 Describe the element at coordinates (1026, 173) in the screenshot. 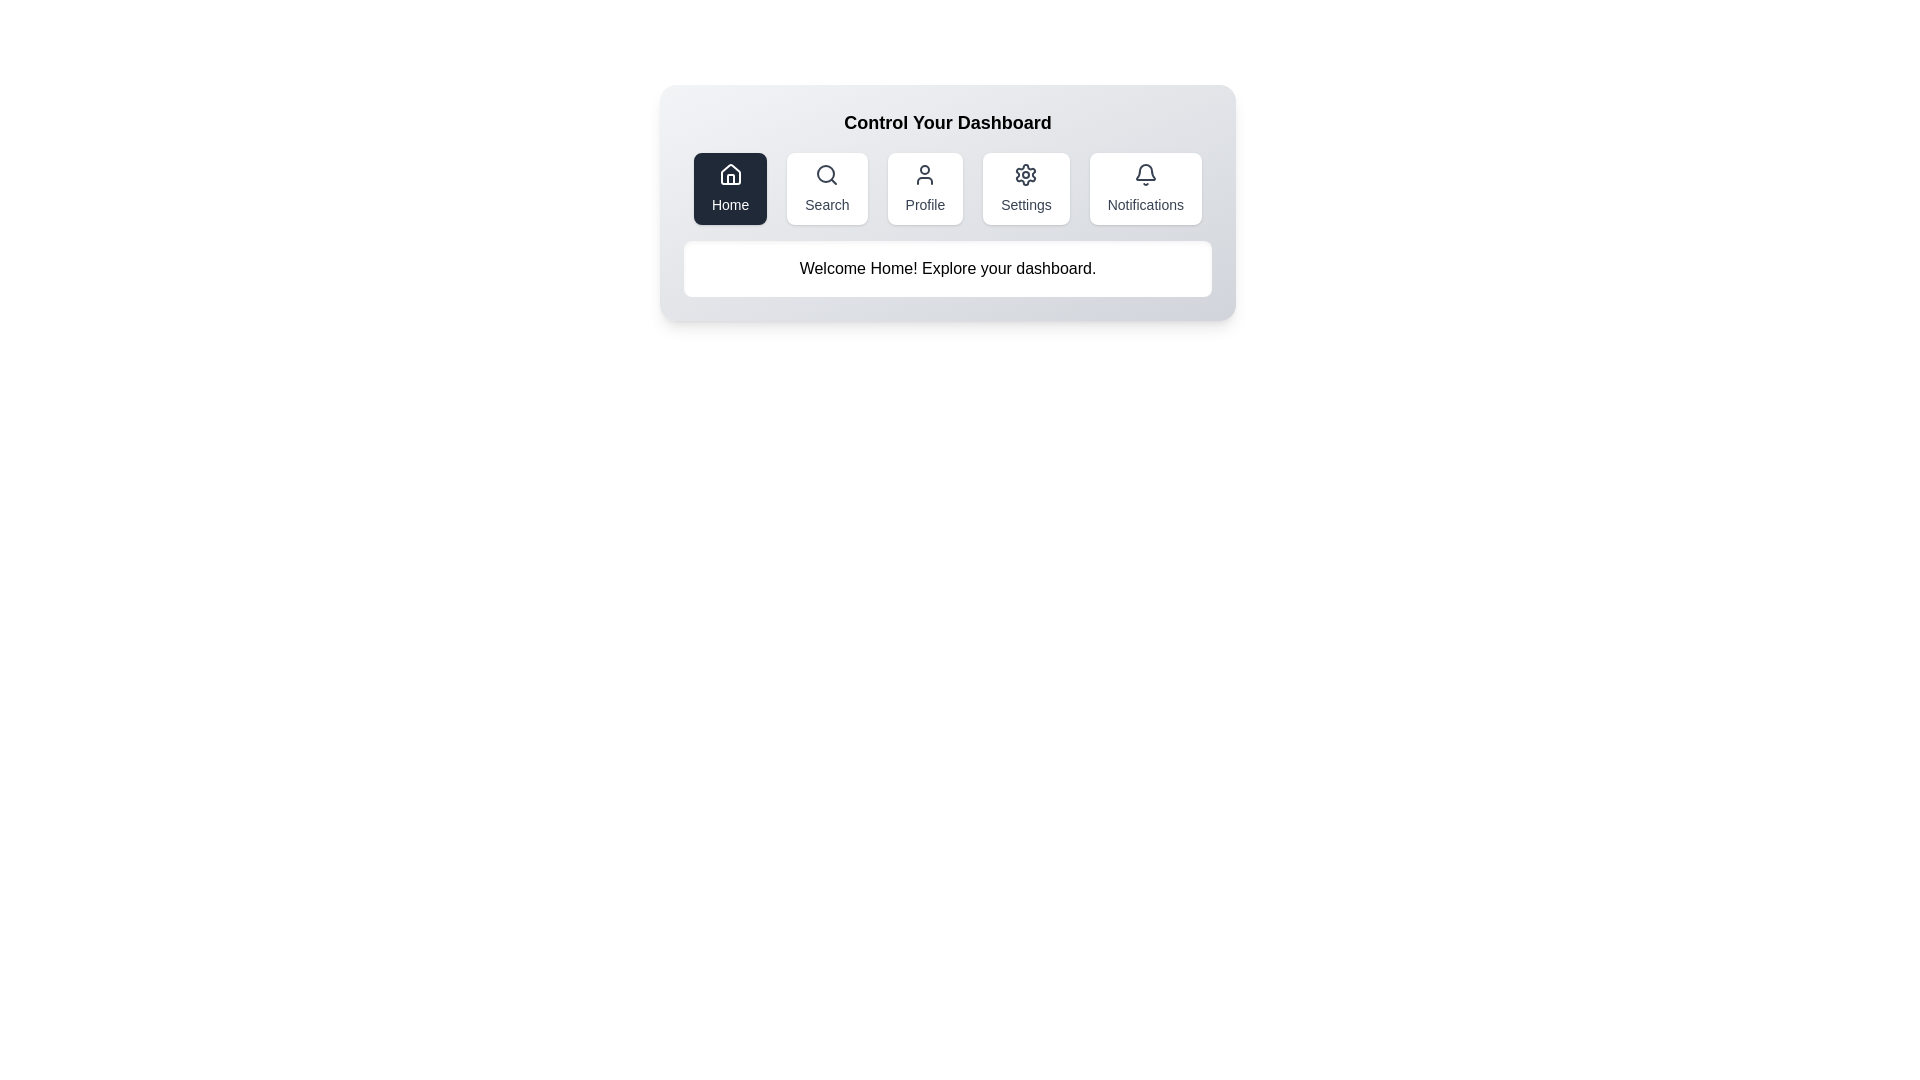

I see `the Settings icon, which resembles a cogwheel or gear and is located in the primary dashboard's navigation bar between the Profile and Notifications buttons` at that location.